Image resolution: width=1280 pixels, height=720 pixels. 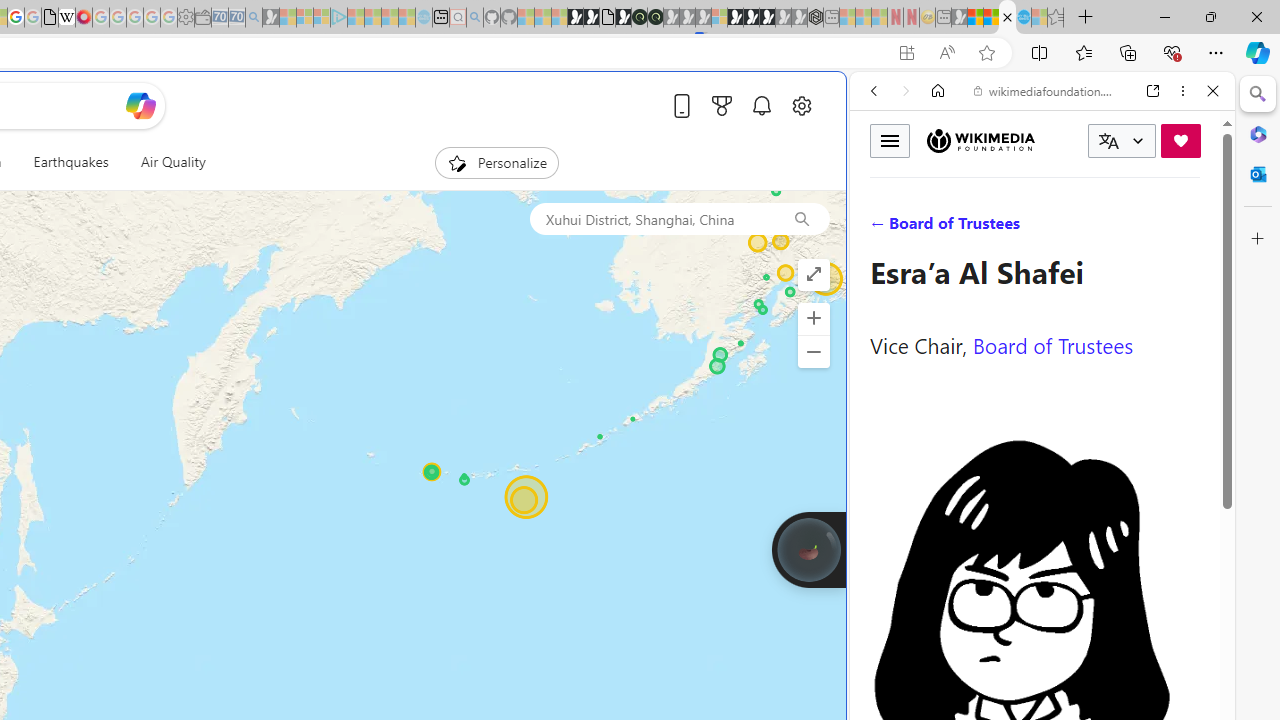 What do you see at coordinates (1182, 91) in the screenshot?
I see `'More options'` at bounding box center [1182, 91].